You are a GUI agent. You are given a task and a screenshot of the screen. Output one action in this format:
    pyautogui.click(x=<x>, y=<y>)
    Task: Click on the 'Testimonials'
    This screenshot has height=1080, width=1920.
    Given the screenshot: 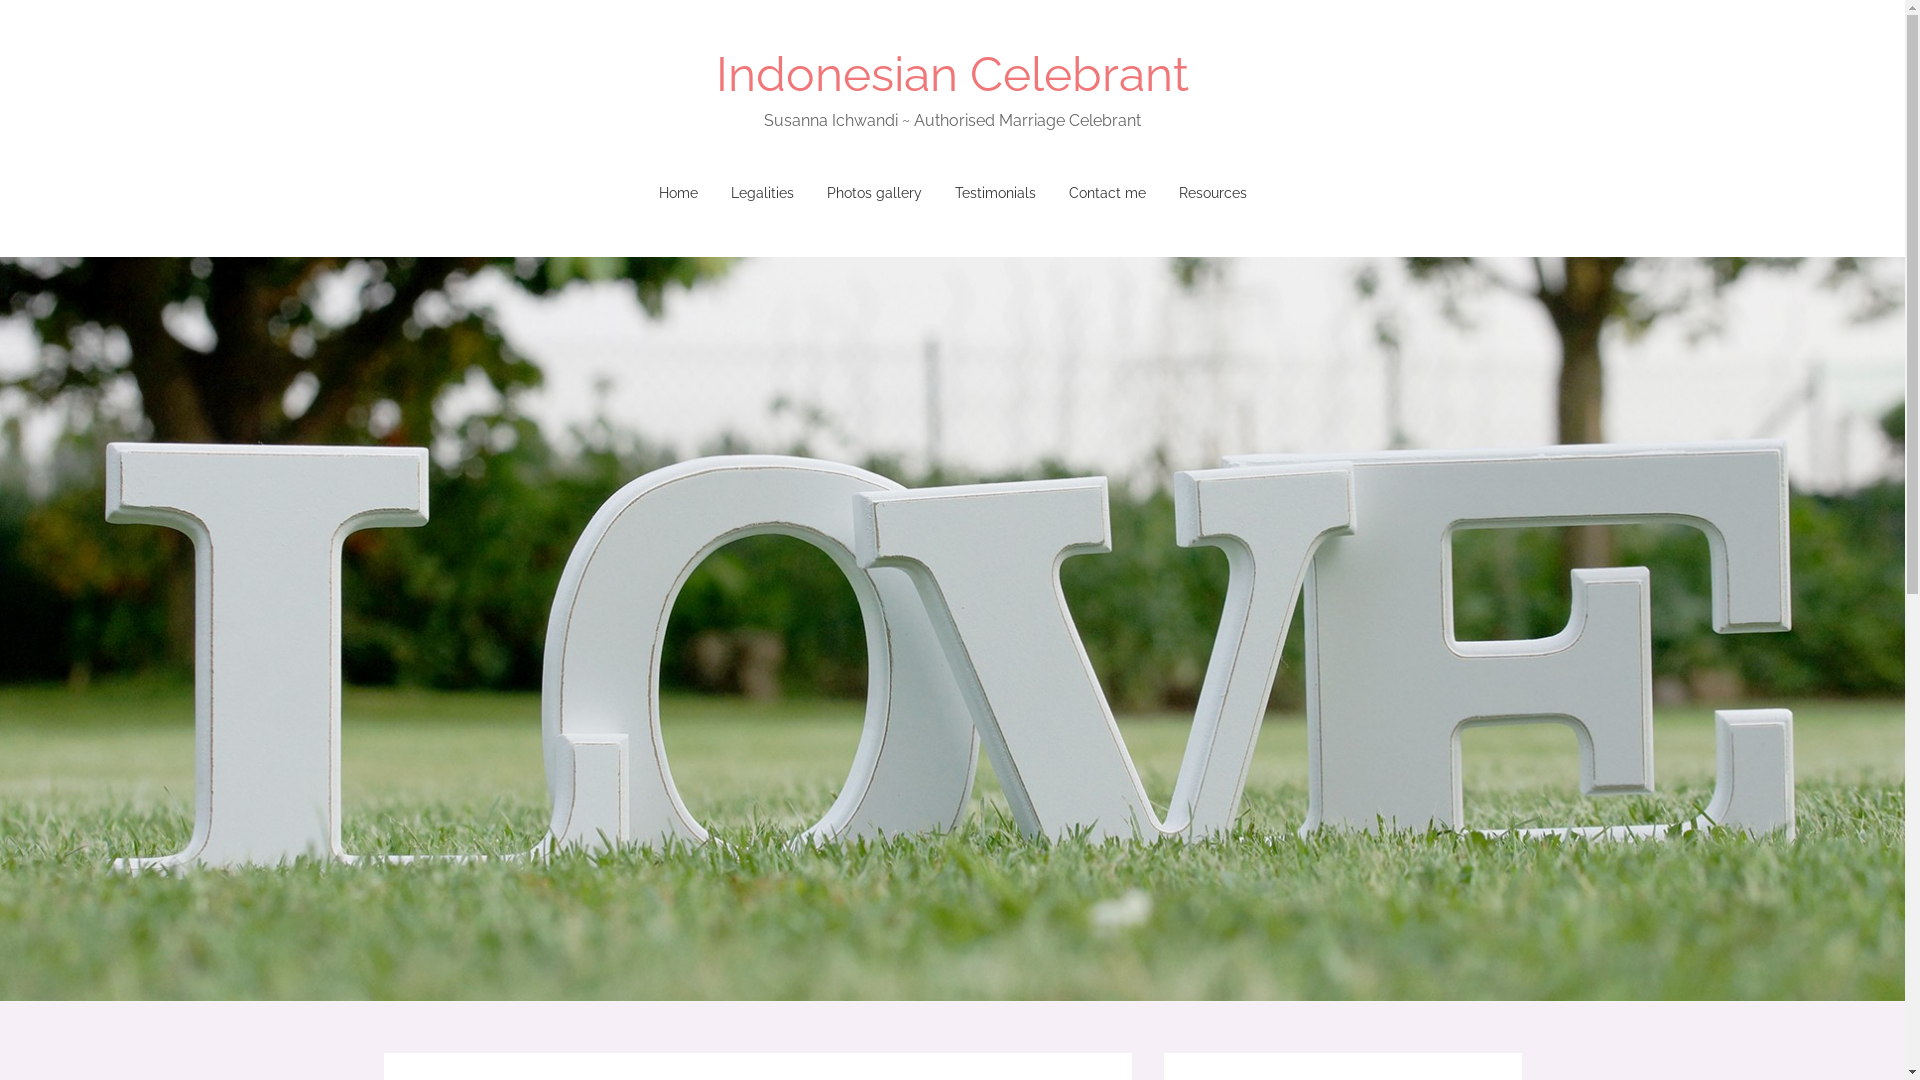 What is the action you would take?
    pyautogui.click(x=994, y=192)
    